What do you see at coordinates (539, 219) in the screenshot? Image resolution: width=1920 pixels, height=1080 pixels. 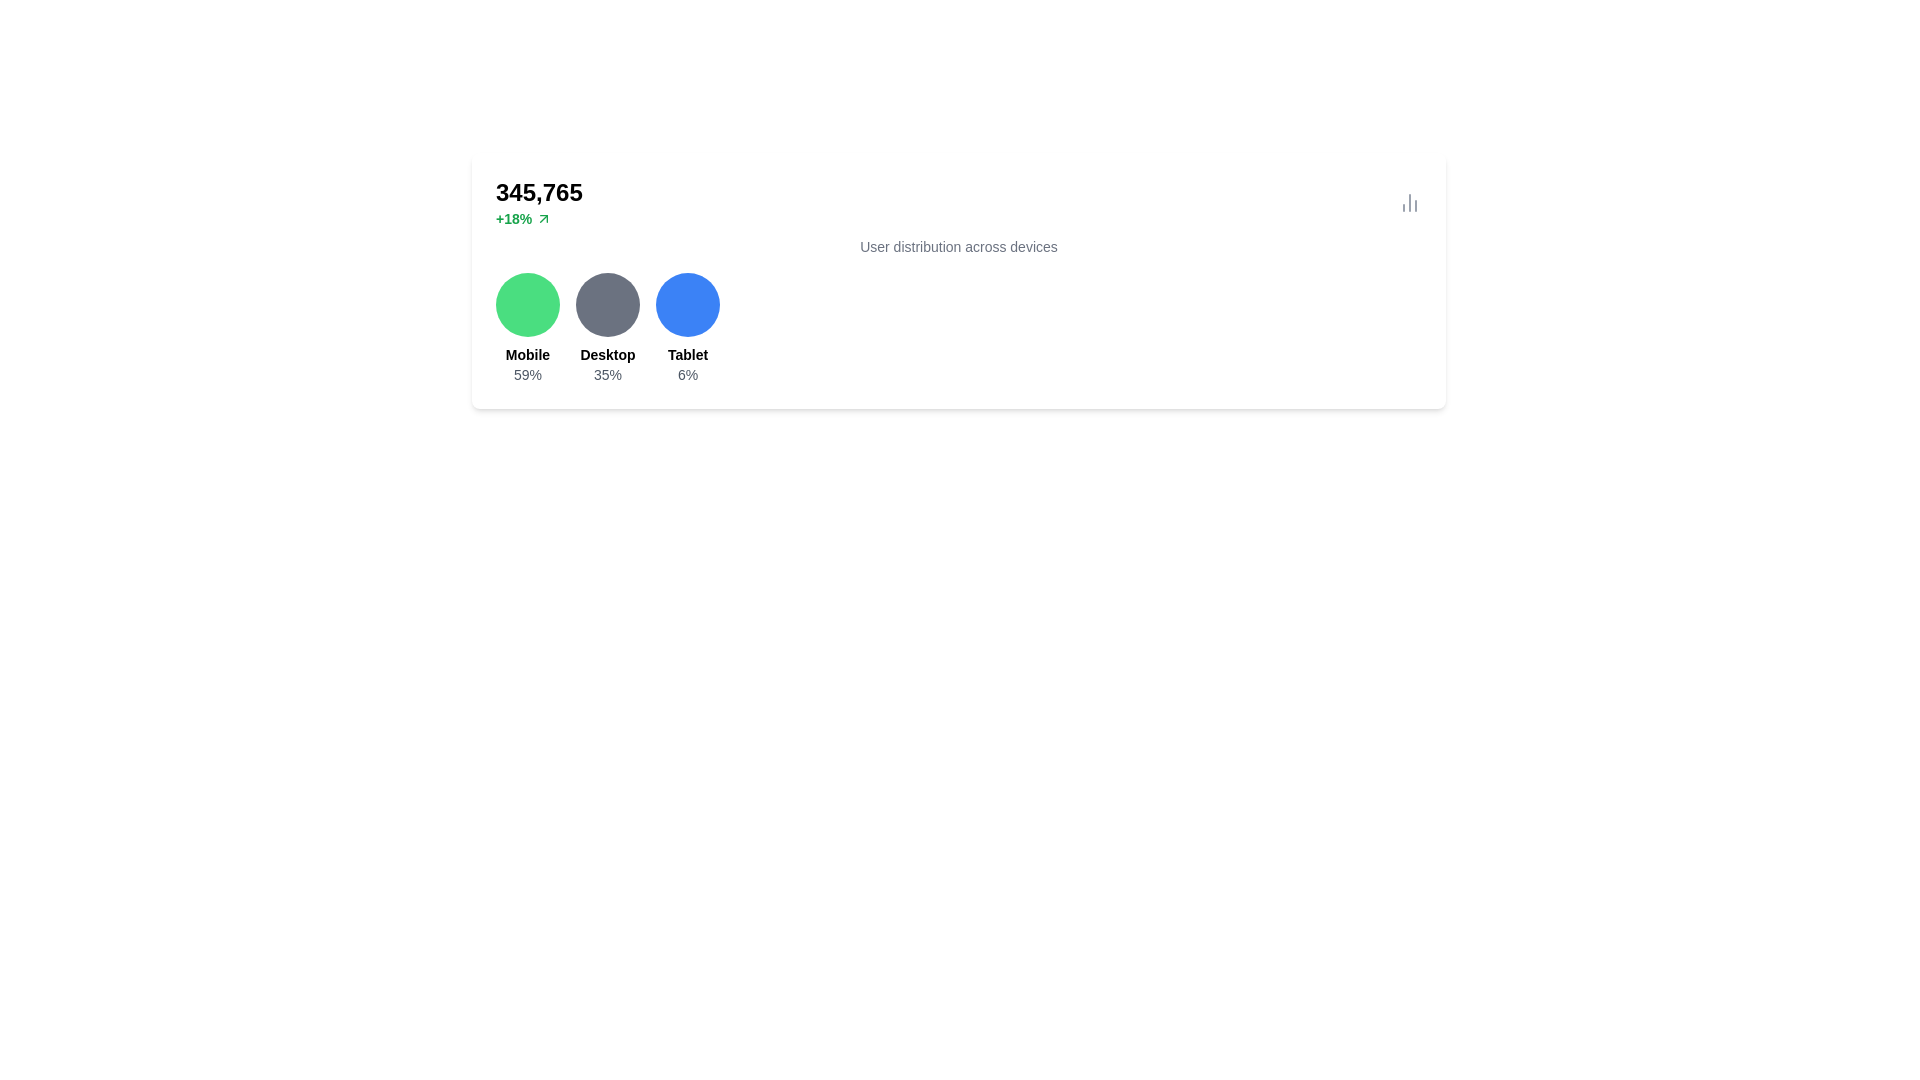 I see `the text '+18%' with a green color and upward arrow icon, located below the number '345,765'` at bounding box center [539, 219].